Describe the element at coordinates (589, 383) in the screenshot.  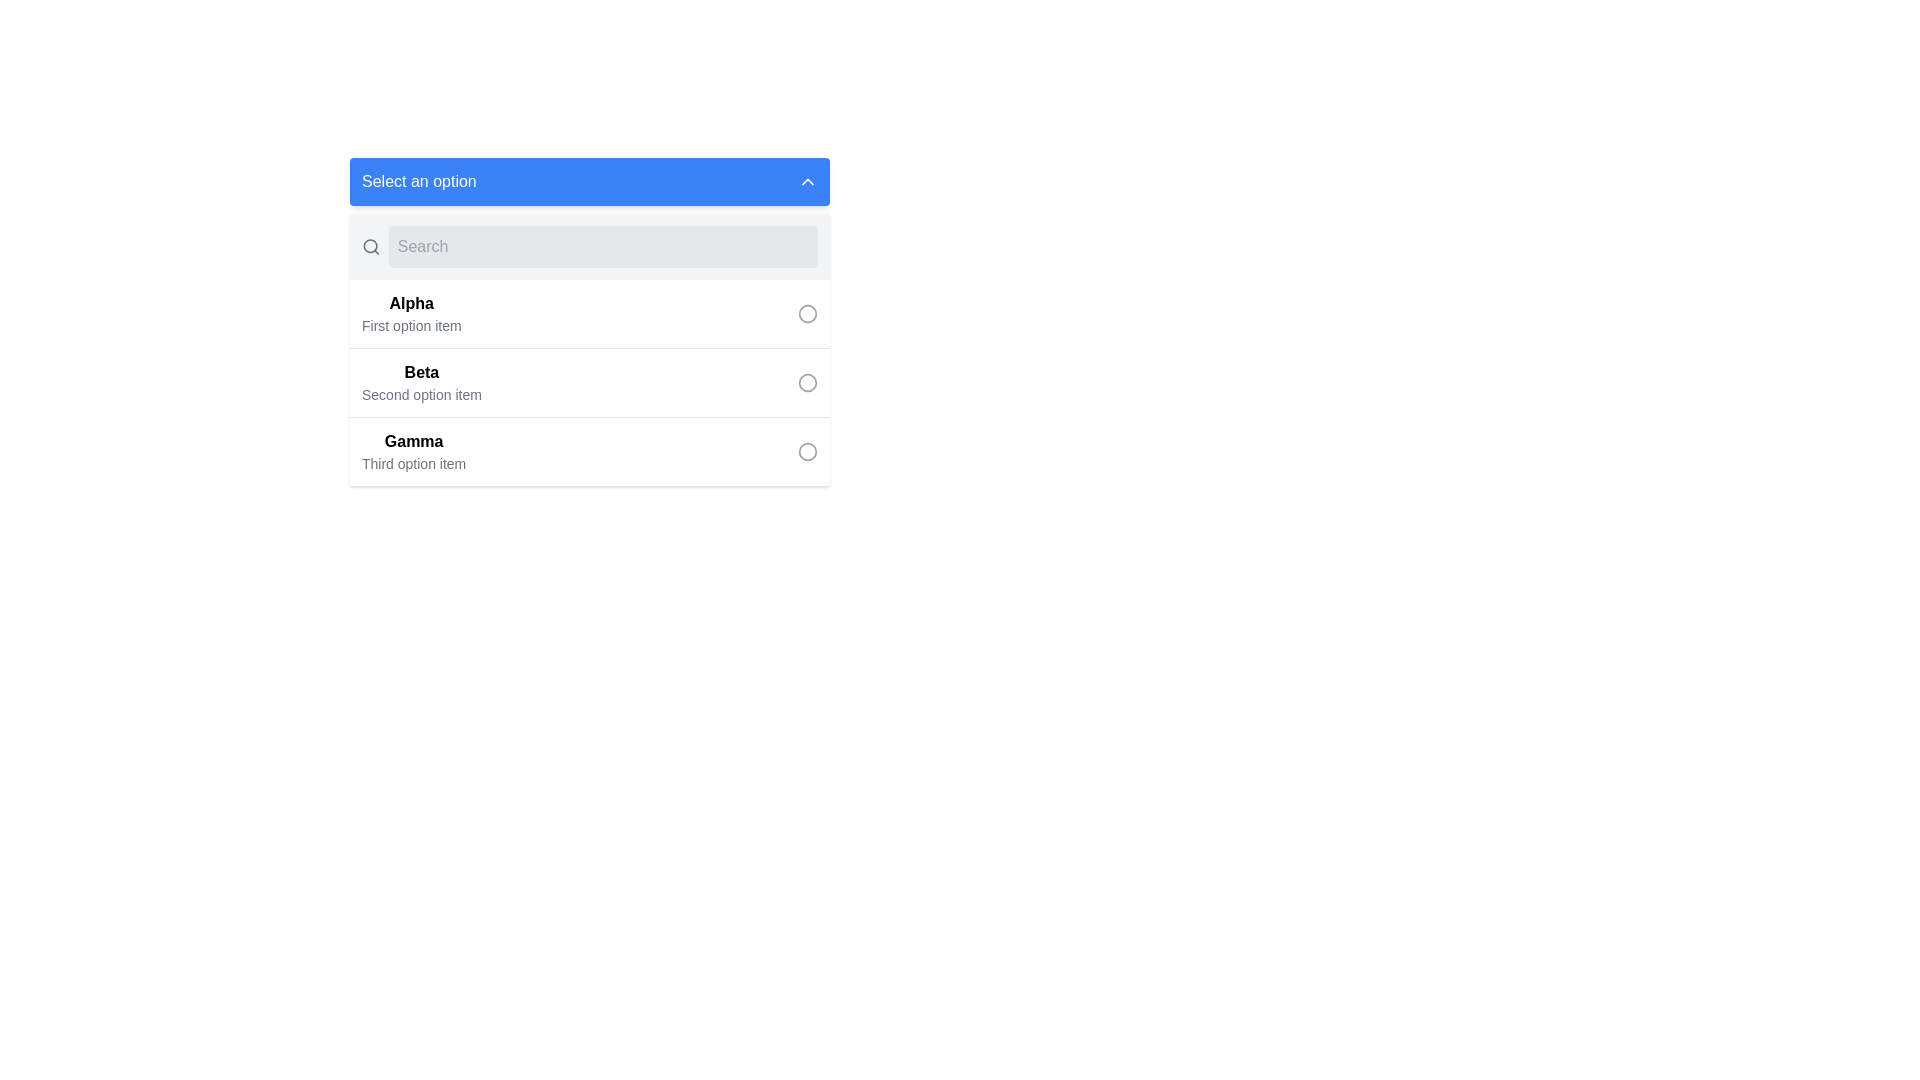
I see `the list item with the bold title 'Beta' and subtitle 'Second option item' in the dropdown menu` at that location.